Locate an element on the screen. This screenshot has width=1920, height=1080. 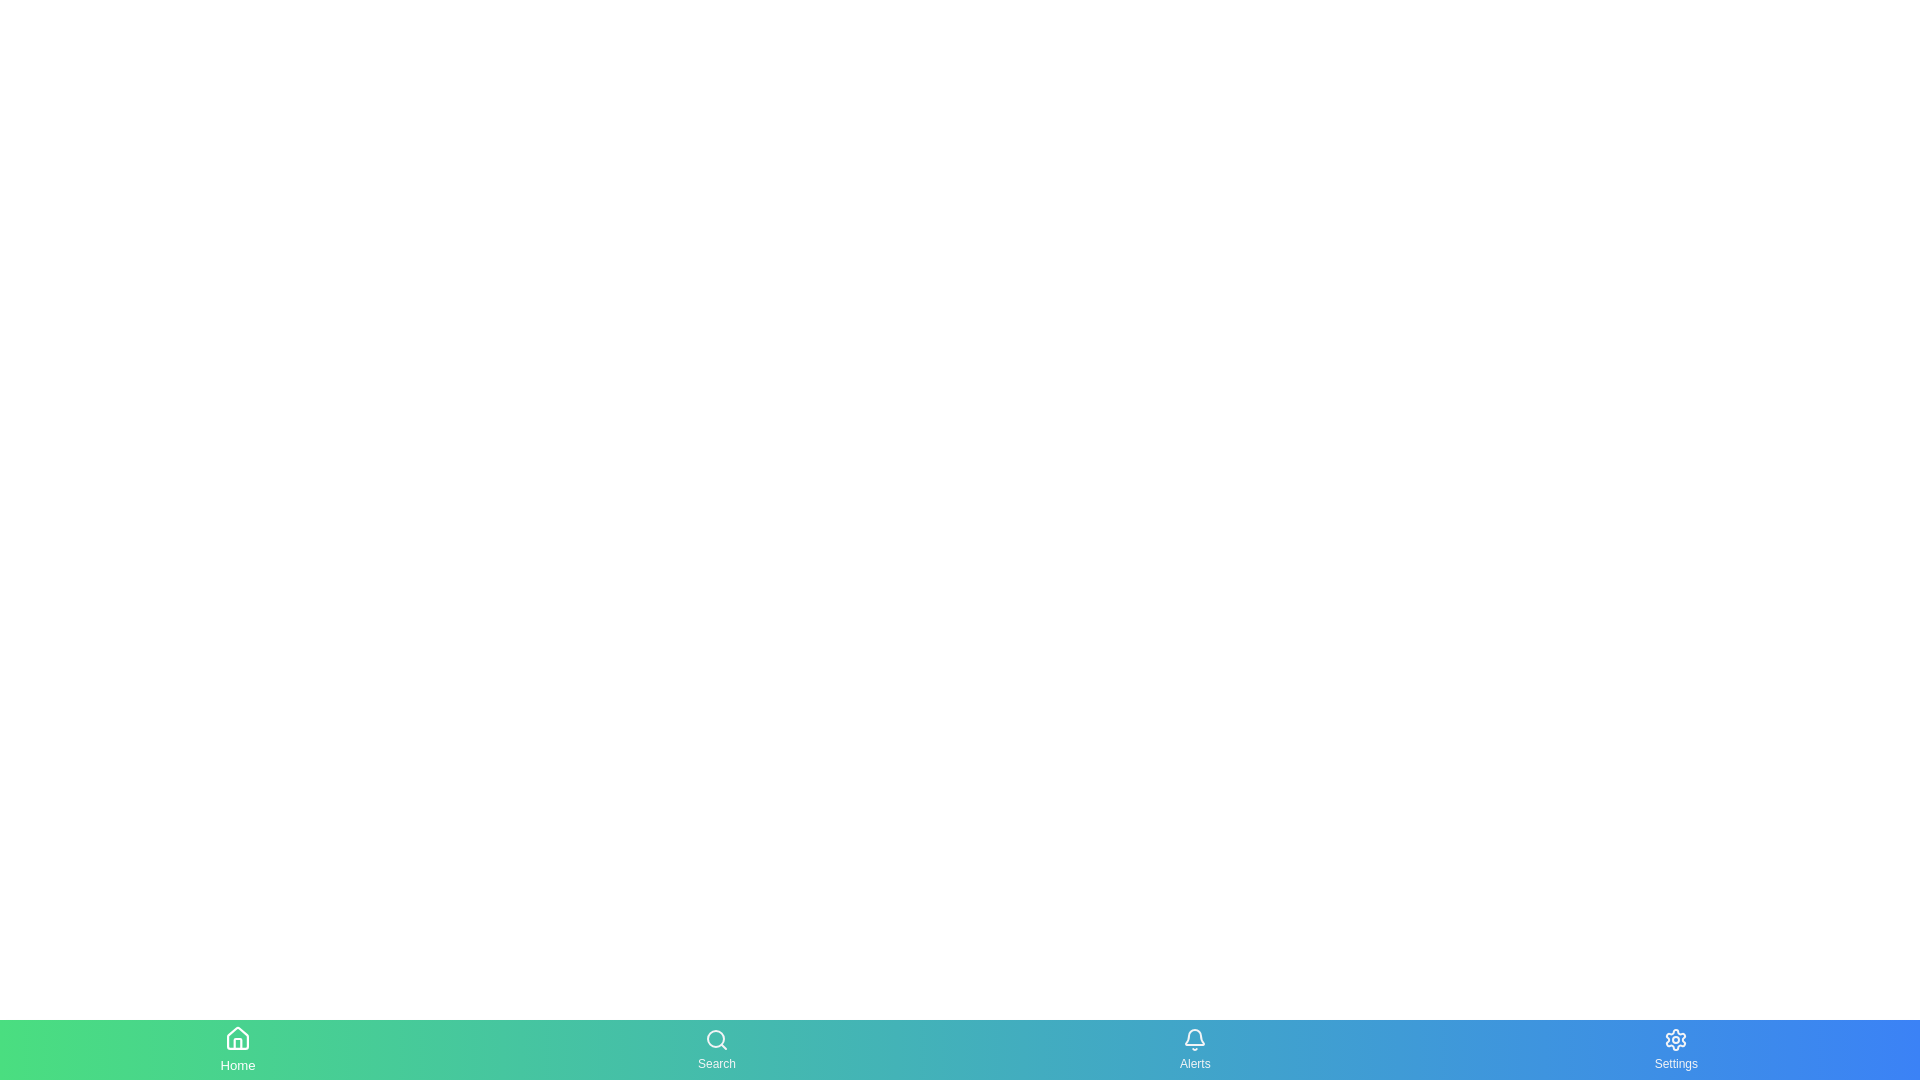
the navigation item labeled 'Search' is located at coordinates (716, 1048).